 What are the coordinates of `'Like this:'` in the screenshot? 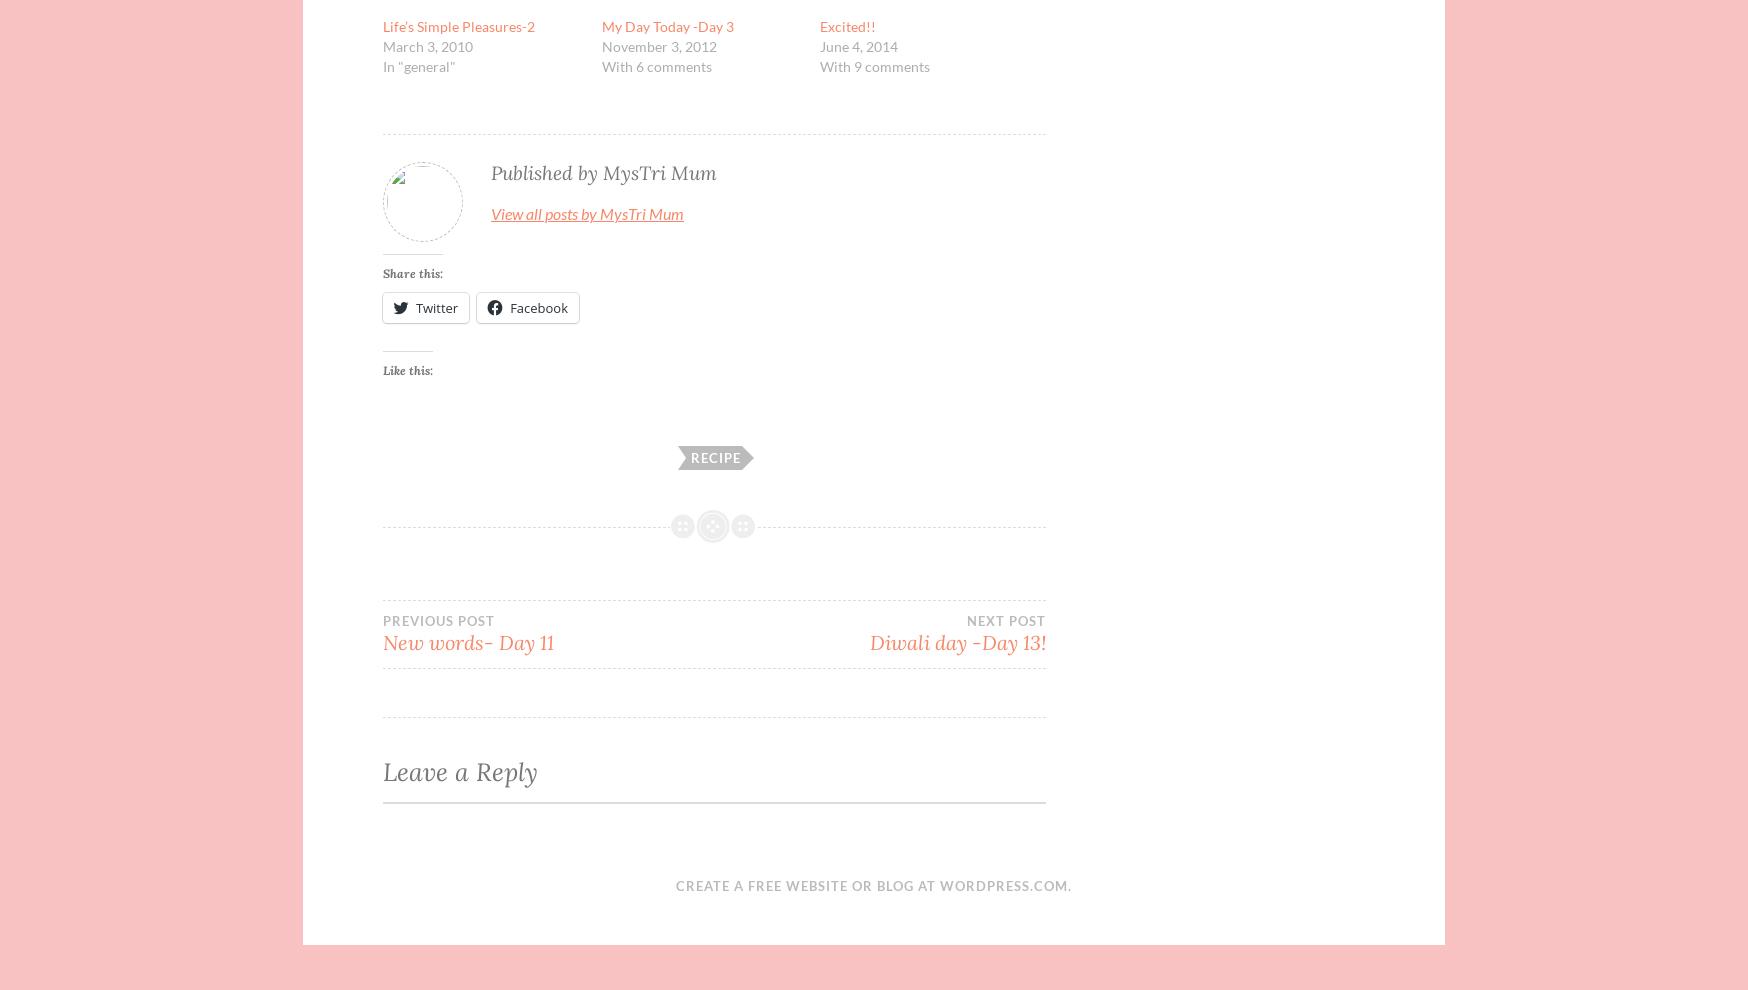 It's located at (407, 370).